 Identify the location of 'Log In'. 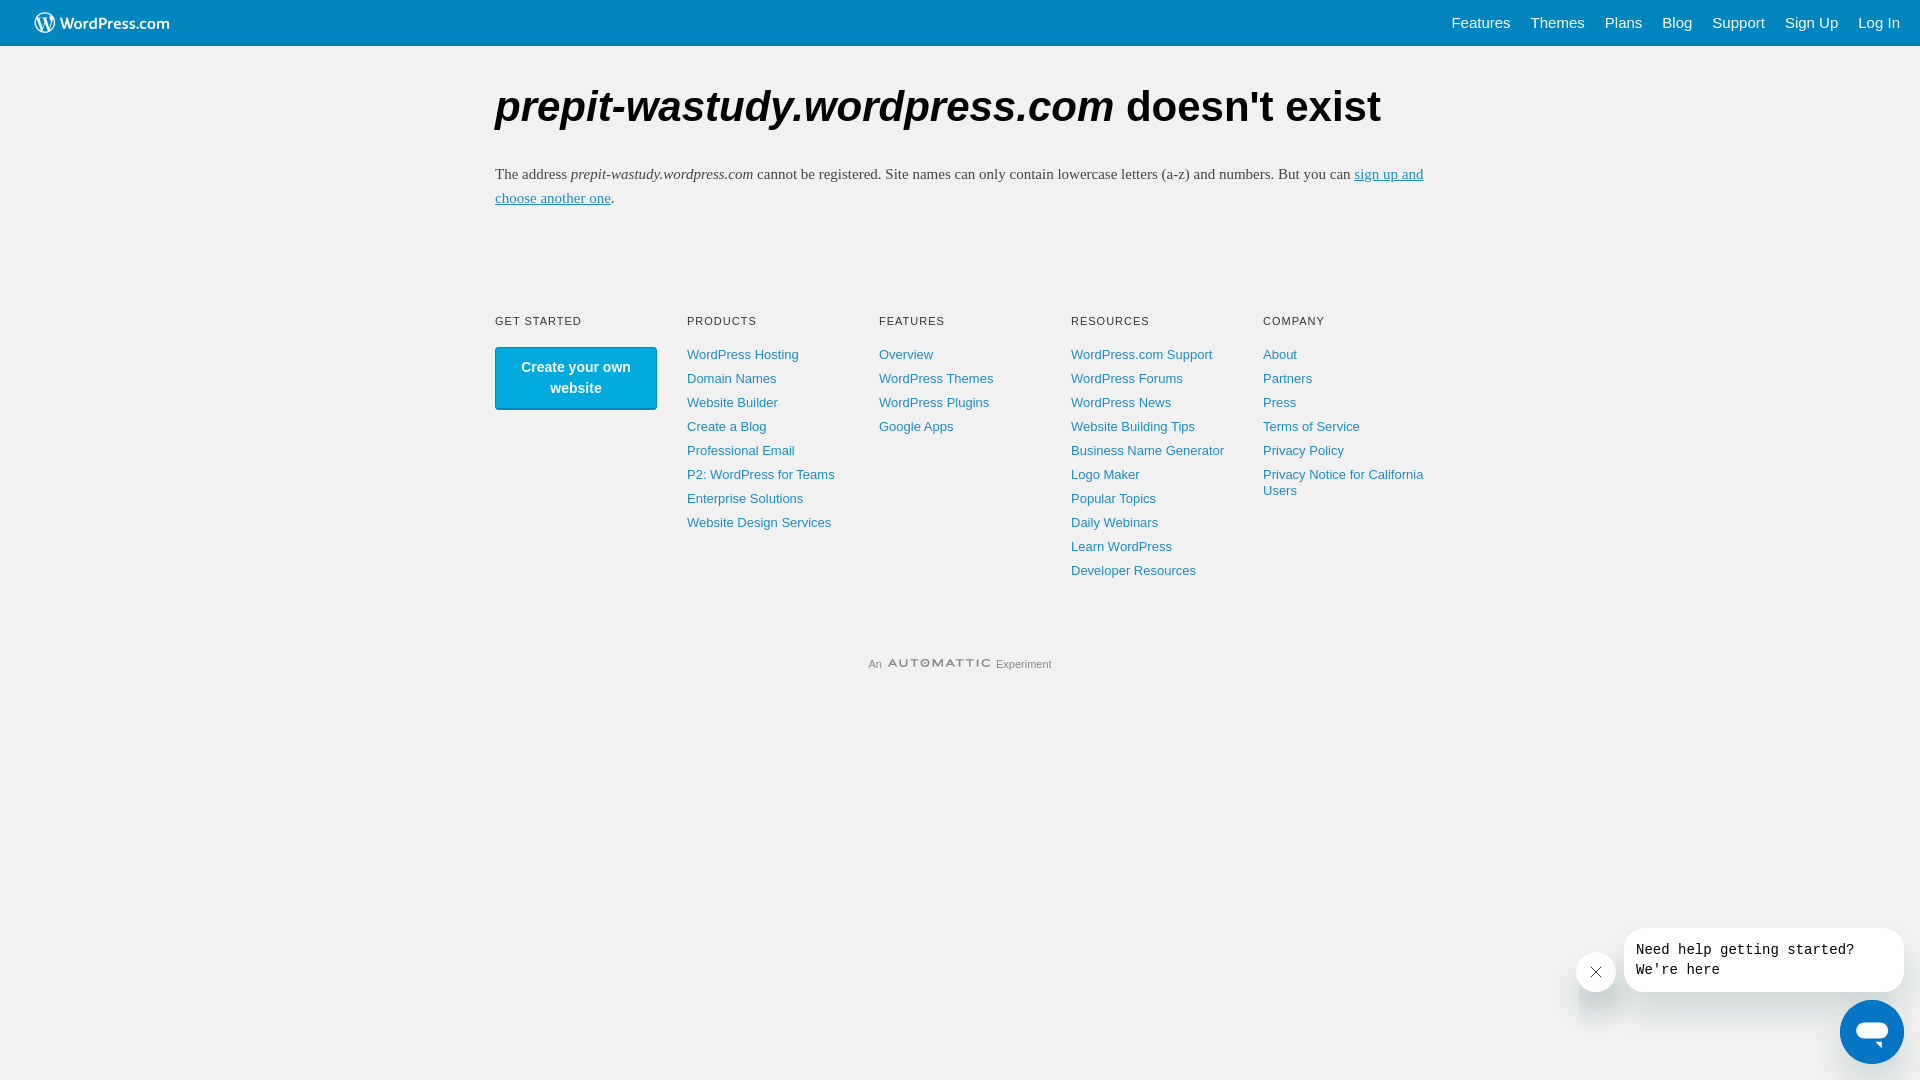
(1877, 23).